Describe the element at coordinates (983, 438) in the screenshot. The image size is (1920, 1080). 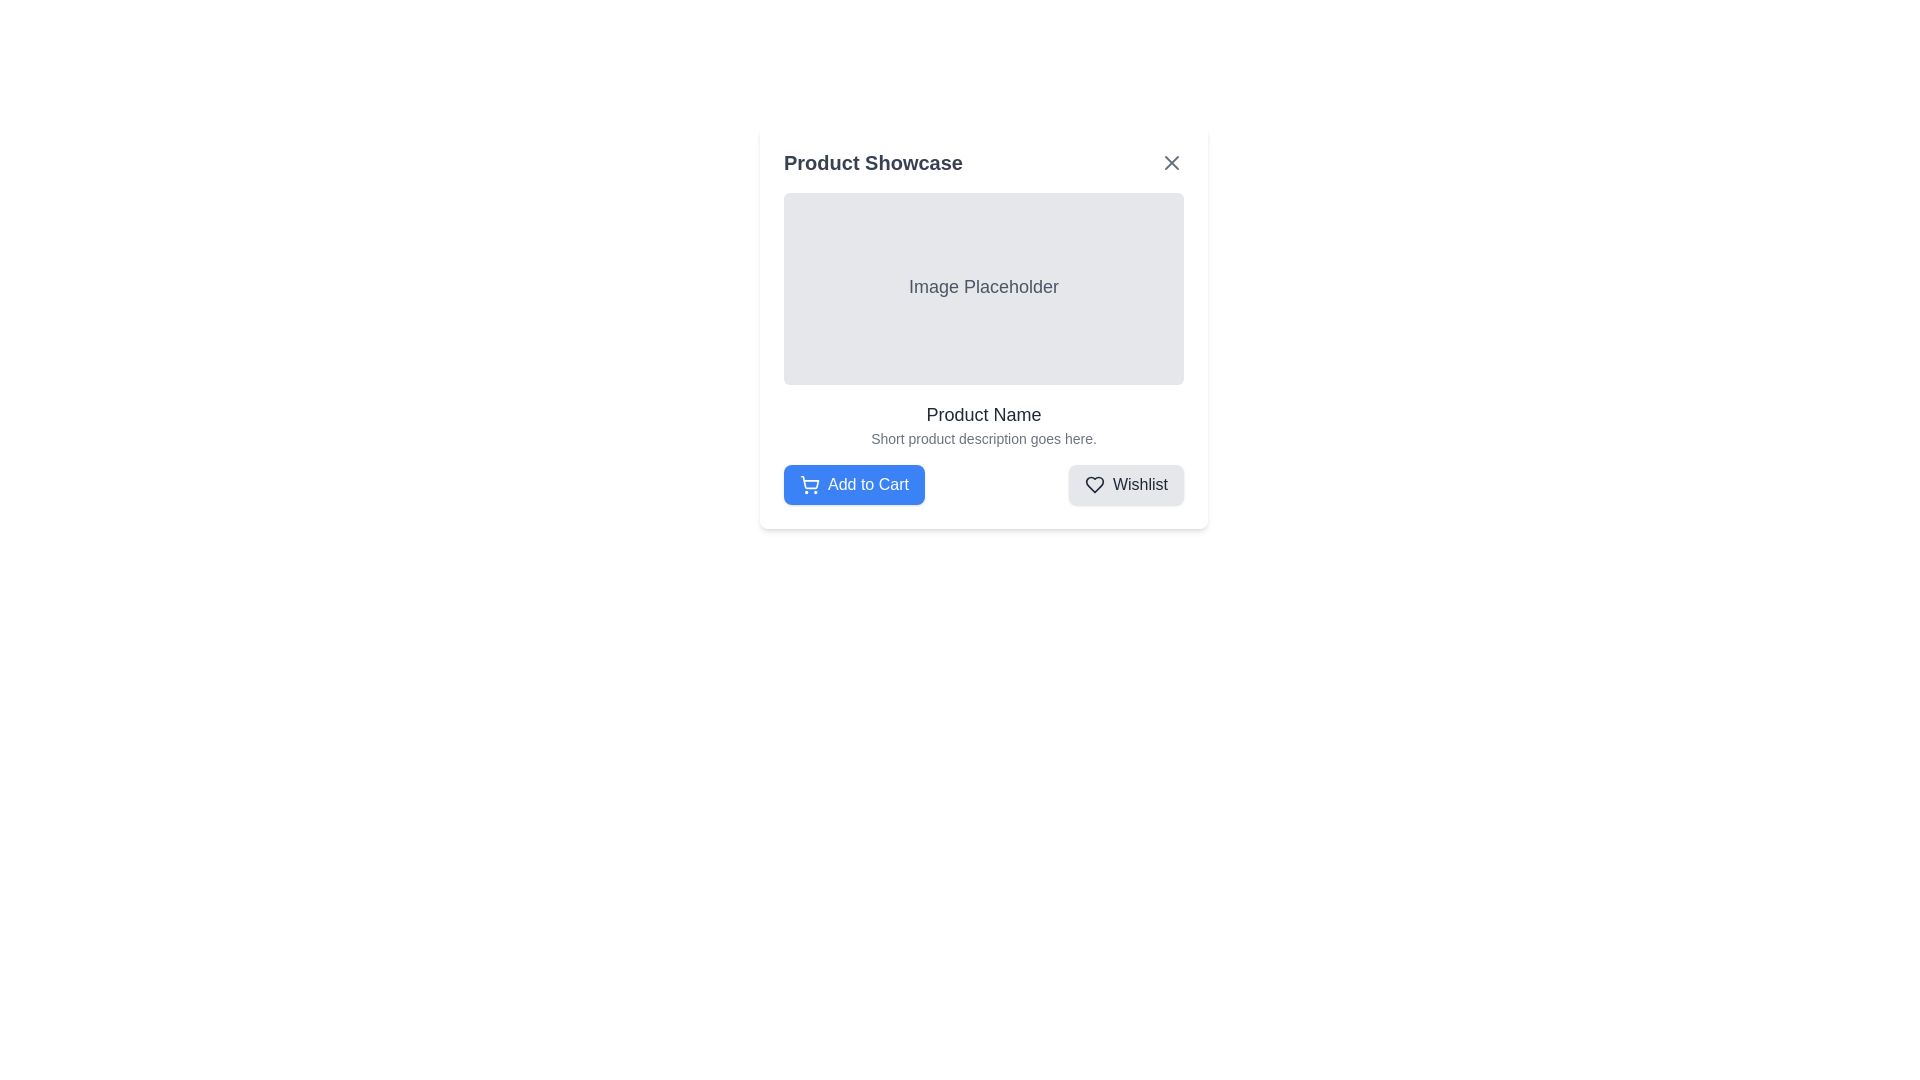
I see `the small text element displaying 'Short product description goes here.' which is positioned below 'Product Name' and above the 'Add to Cart' button` at that location.